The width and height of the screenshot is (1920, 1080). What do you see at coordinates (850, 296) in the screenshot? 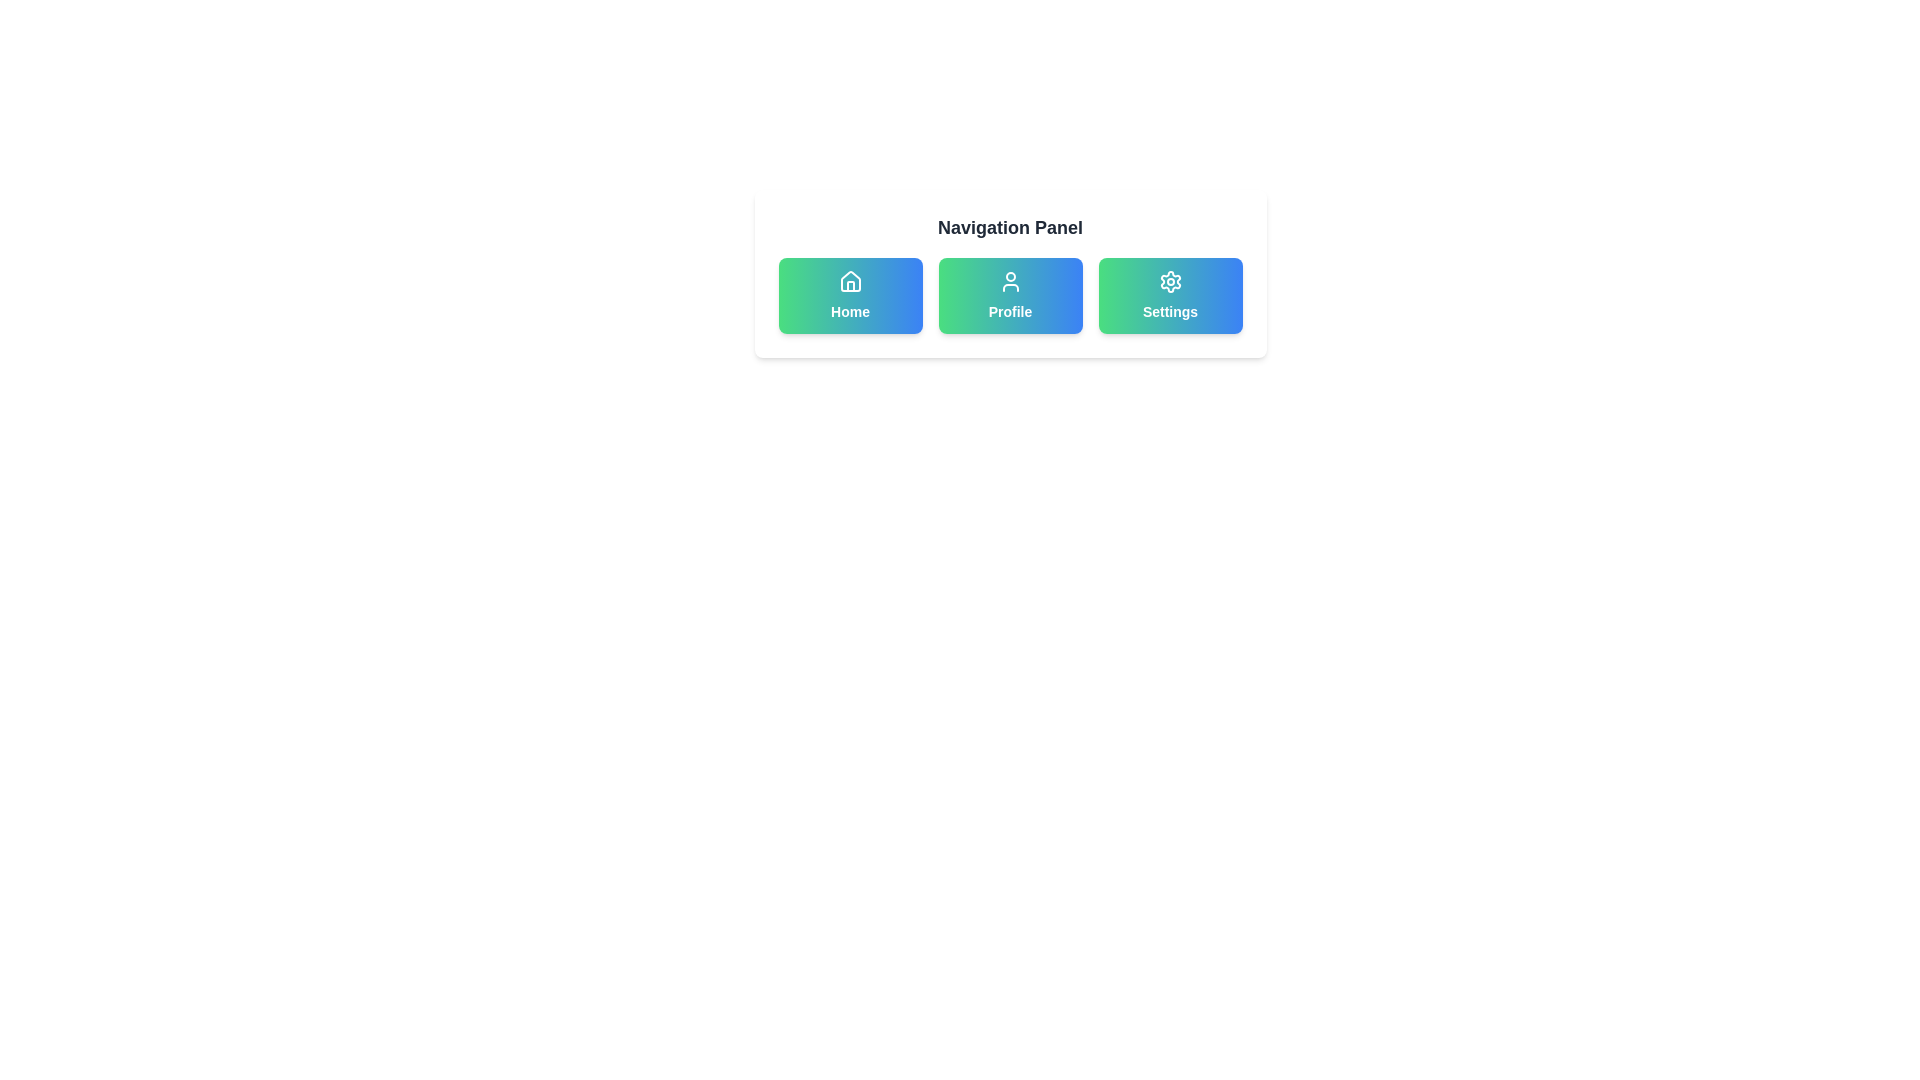
I see `the 'Home' button, which is the first option in the horizontal navigation panel, featuring a gradient background from green to blue and a white house icon above the text 'Home'` at bounding box center [850, 296].